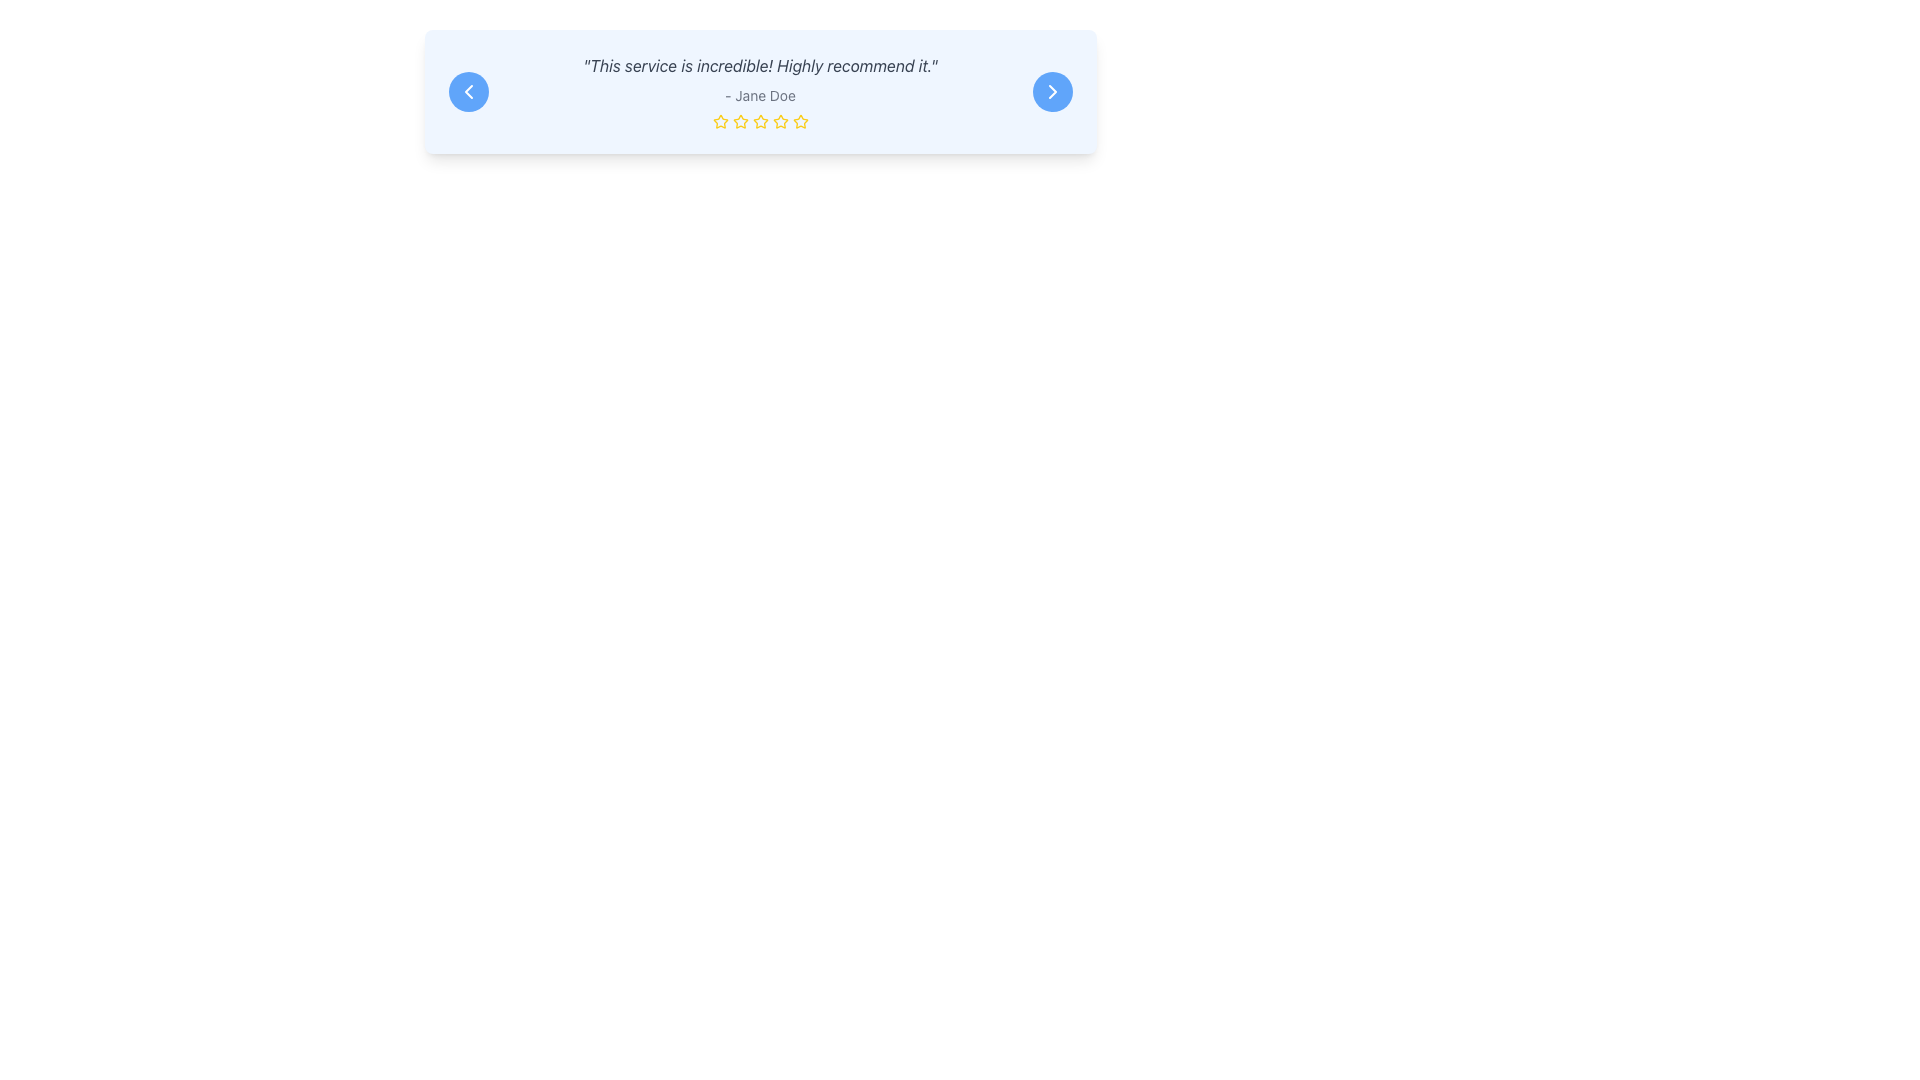 This screenshot has width=1920, height=1080. What do you see at coordinates (720, 122) in the screenshot?
I see `the first rating star in the sequence` at bounding box center [720, 122].